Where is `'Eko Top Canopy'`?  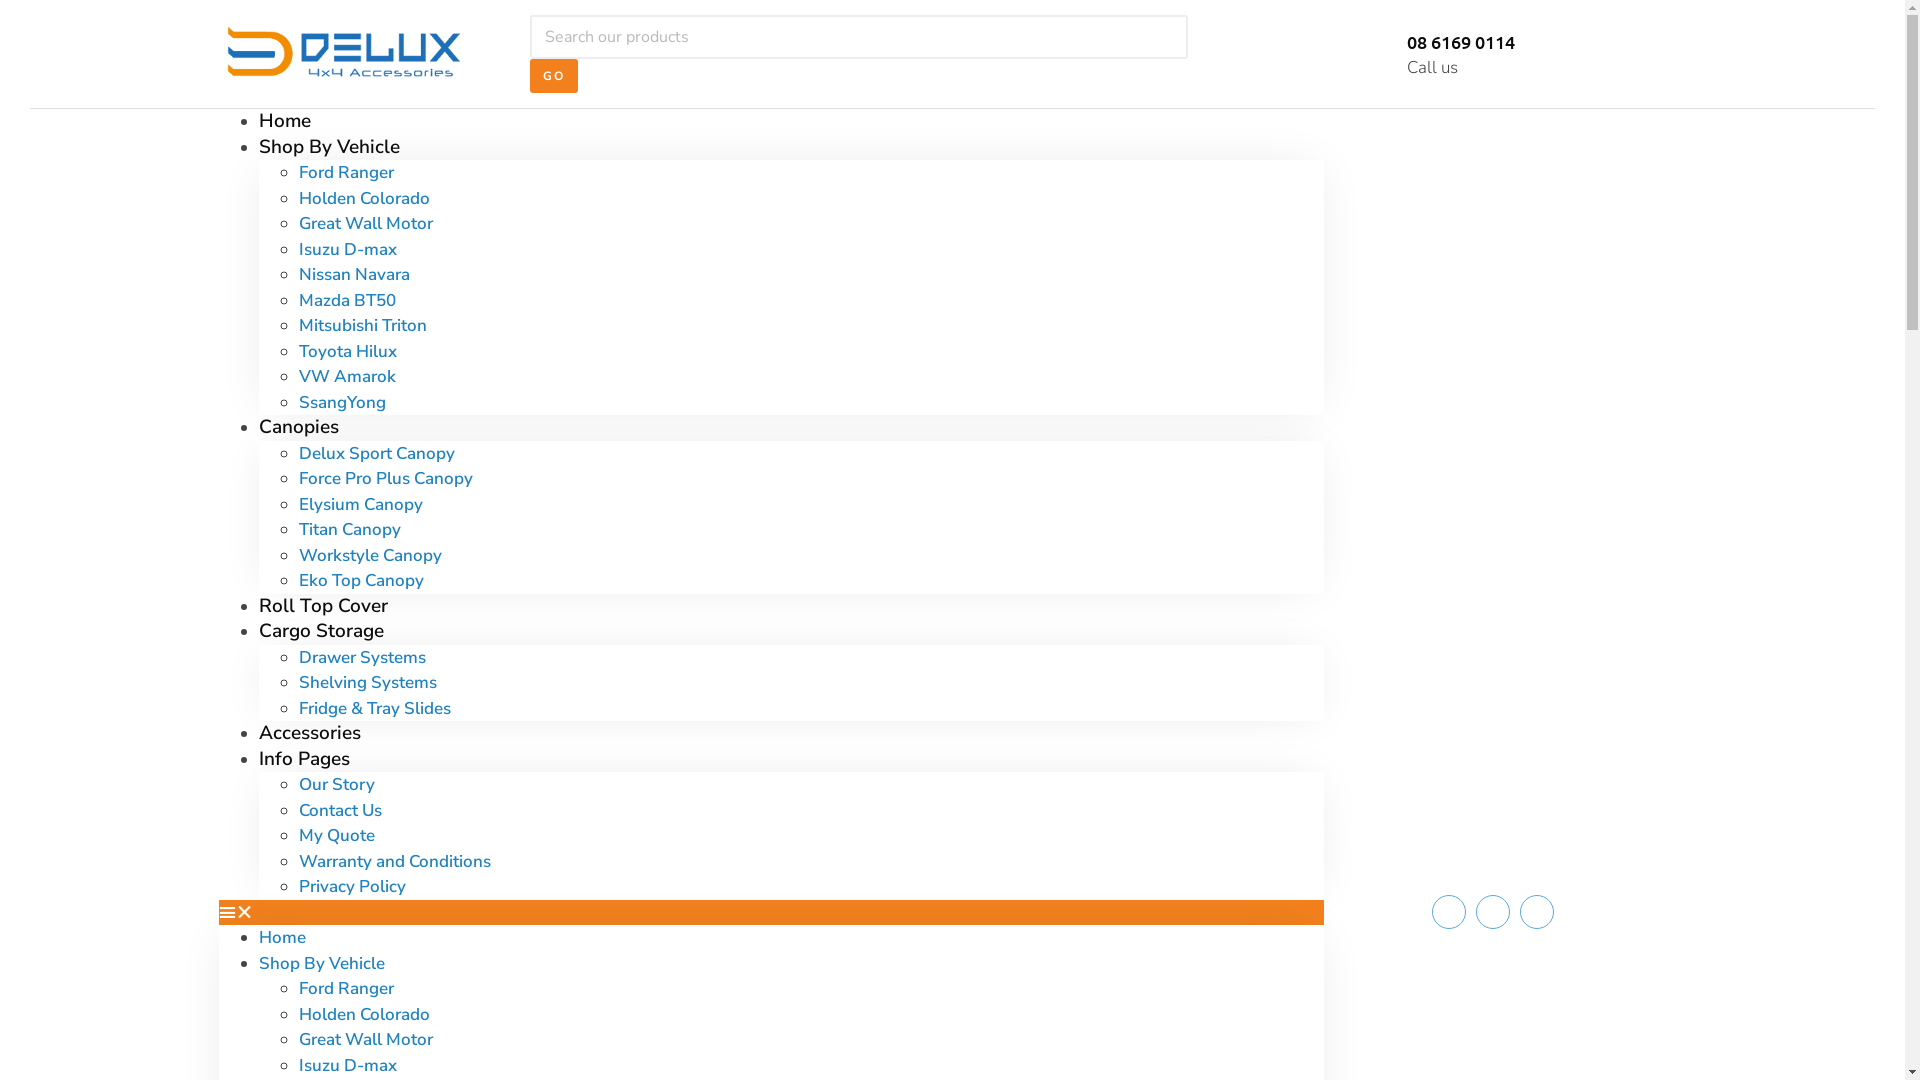
'Eko Top Canopy' is located at coordinates (360, 580).